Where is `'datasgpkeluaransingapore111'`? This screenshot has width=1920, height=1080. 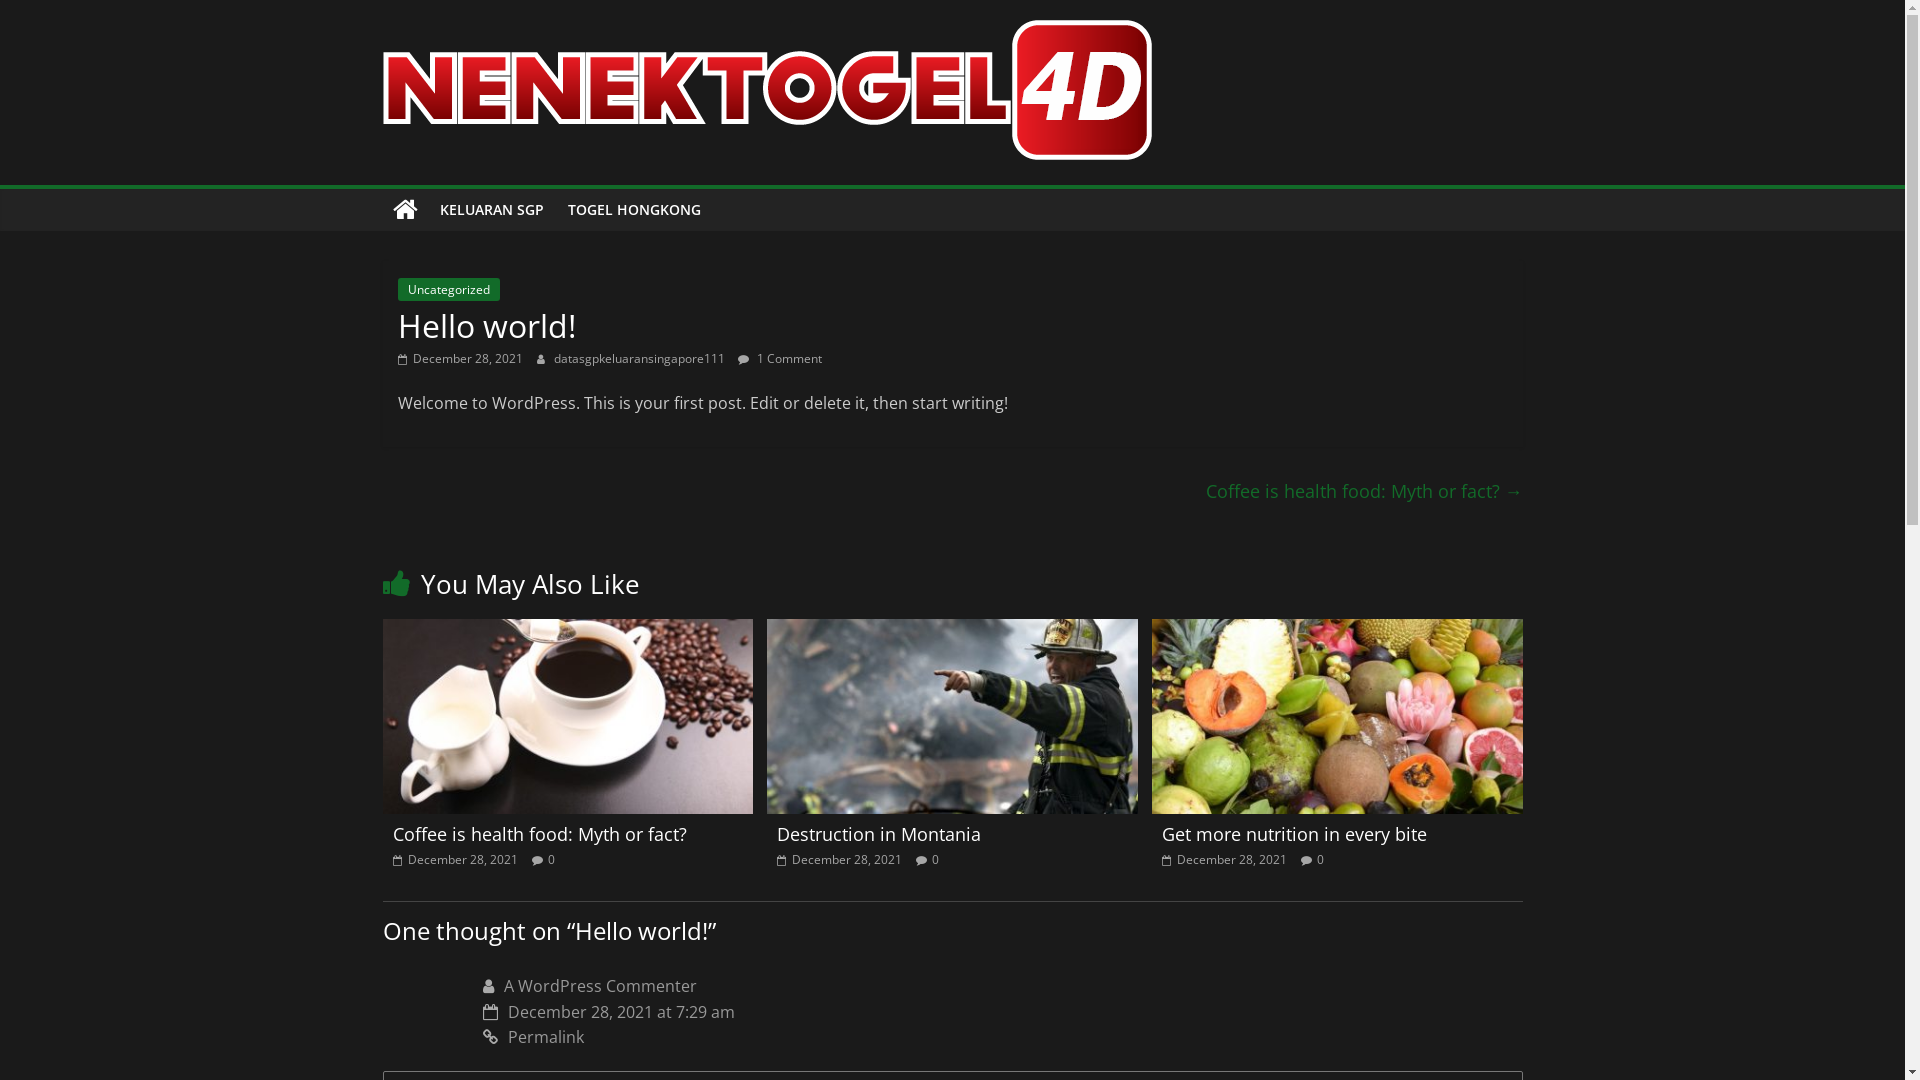 'datasgpkeluaransingapore111' is located at coordinates (641, 357).